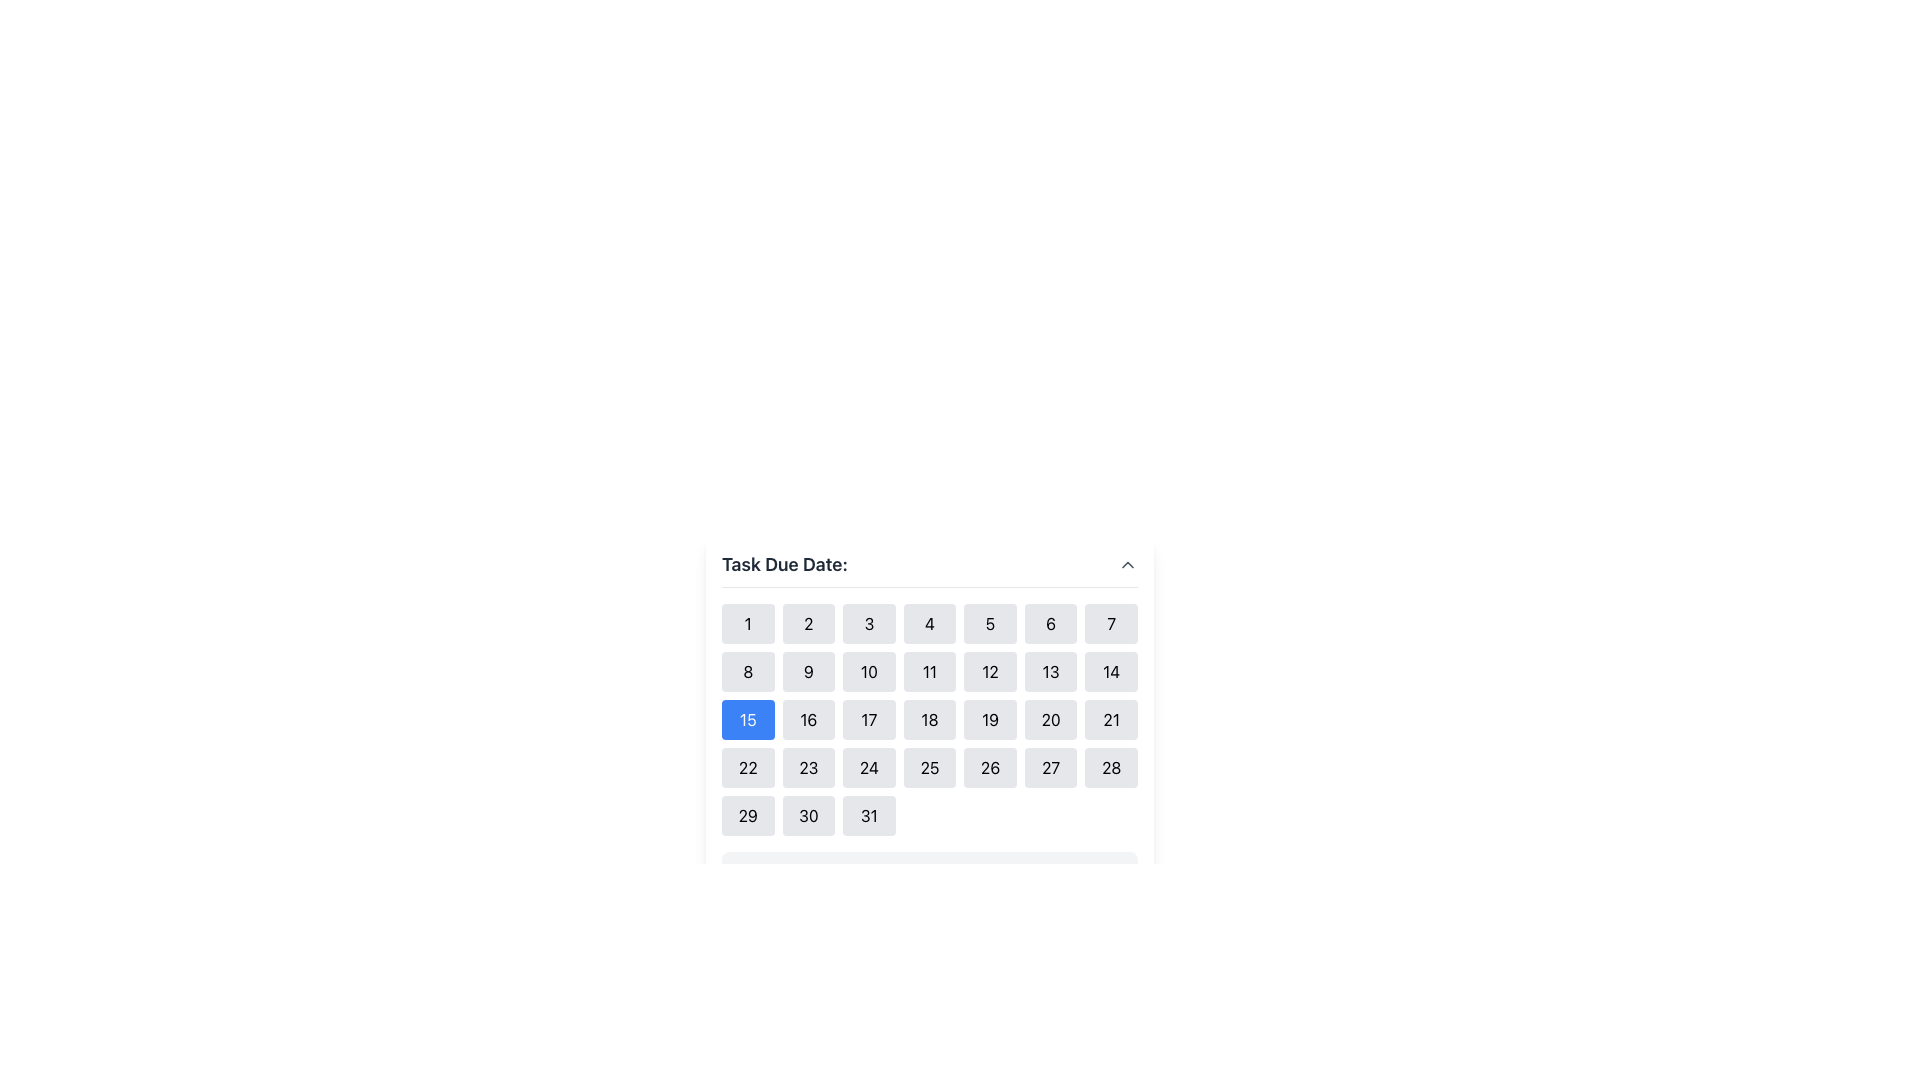  I want to click on the eighth button in the grid layout for selecting the number 8, located in the second row and first column beneath the header 'Task Due Date:', so click(747, 671).